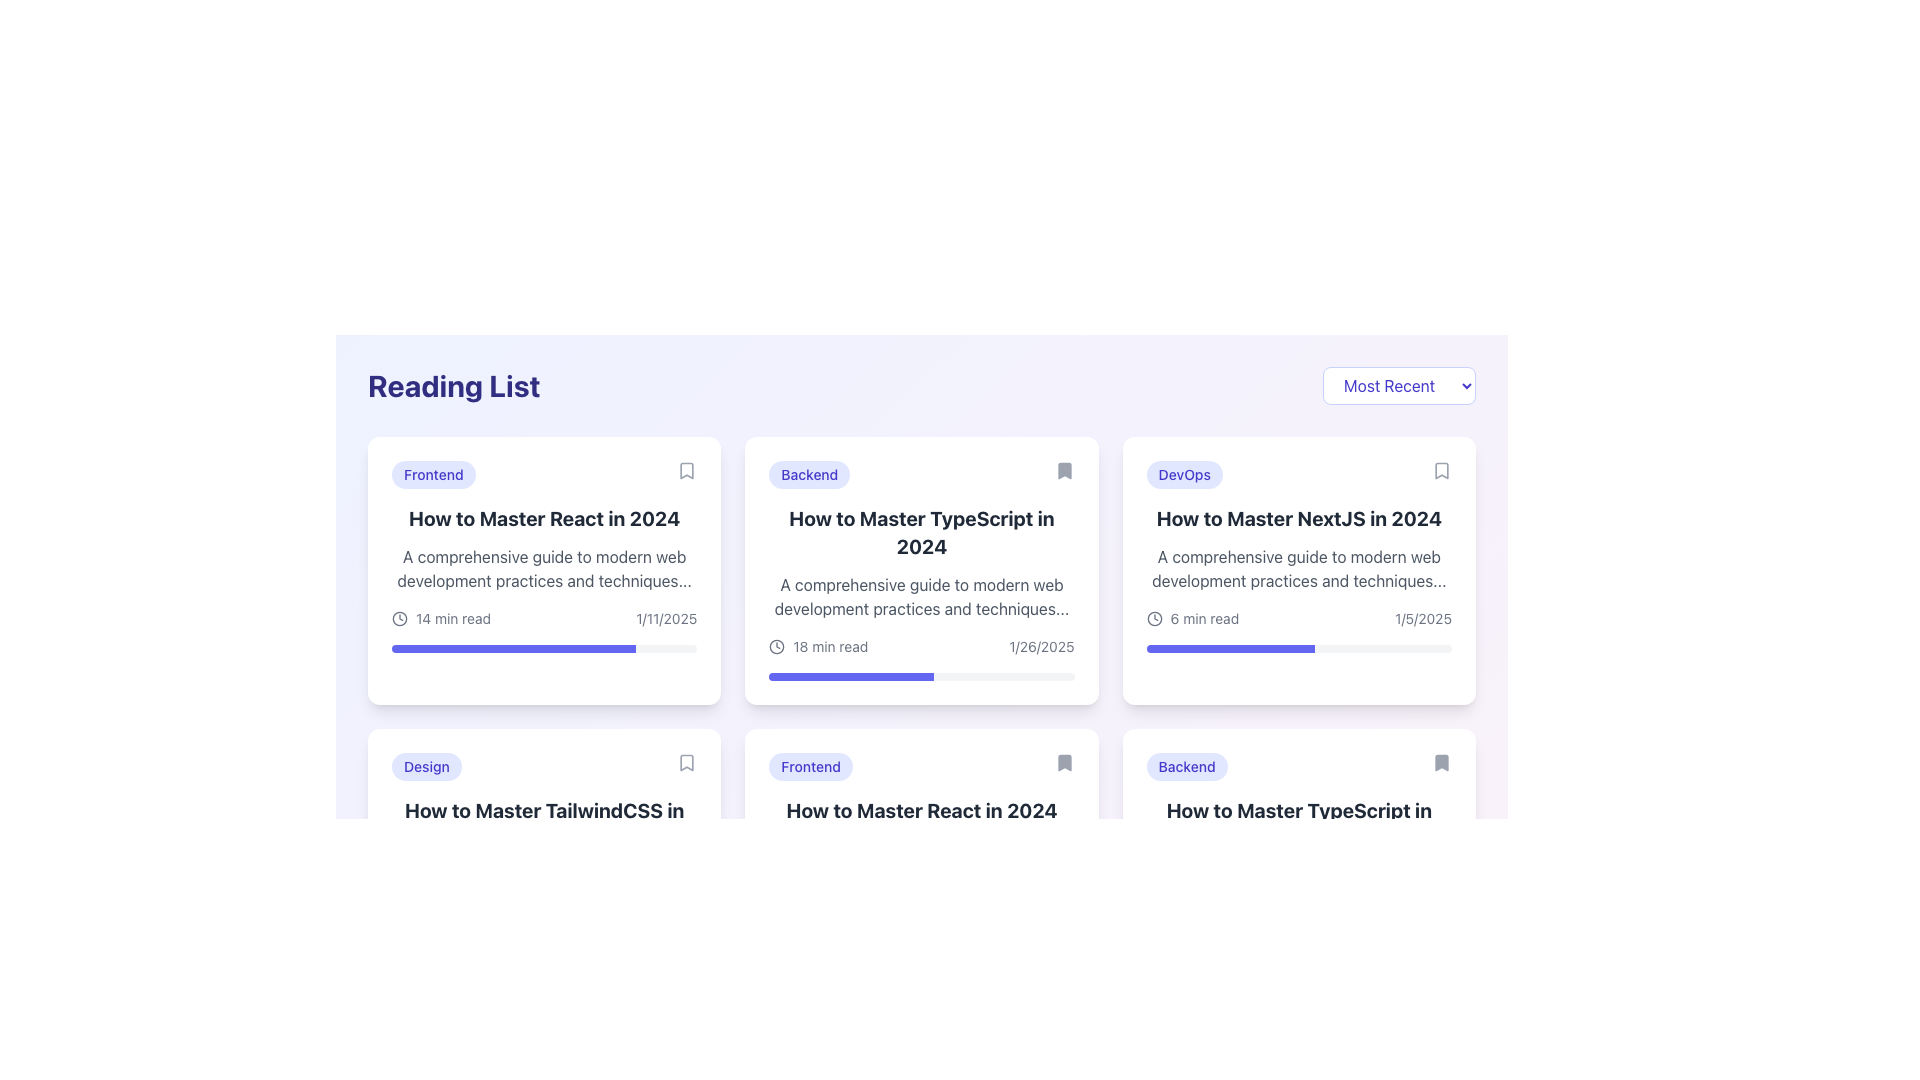  What do you see at coordinates (920, 676) in the screenshot?
I see `the progress bar located at the bottom of the card titled 'How to Master TypeScript in 2024' to understand the progress it represents` at bounding box center [920, 676].